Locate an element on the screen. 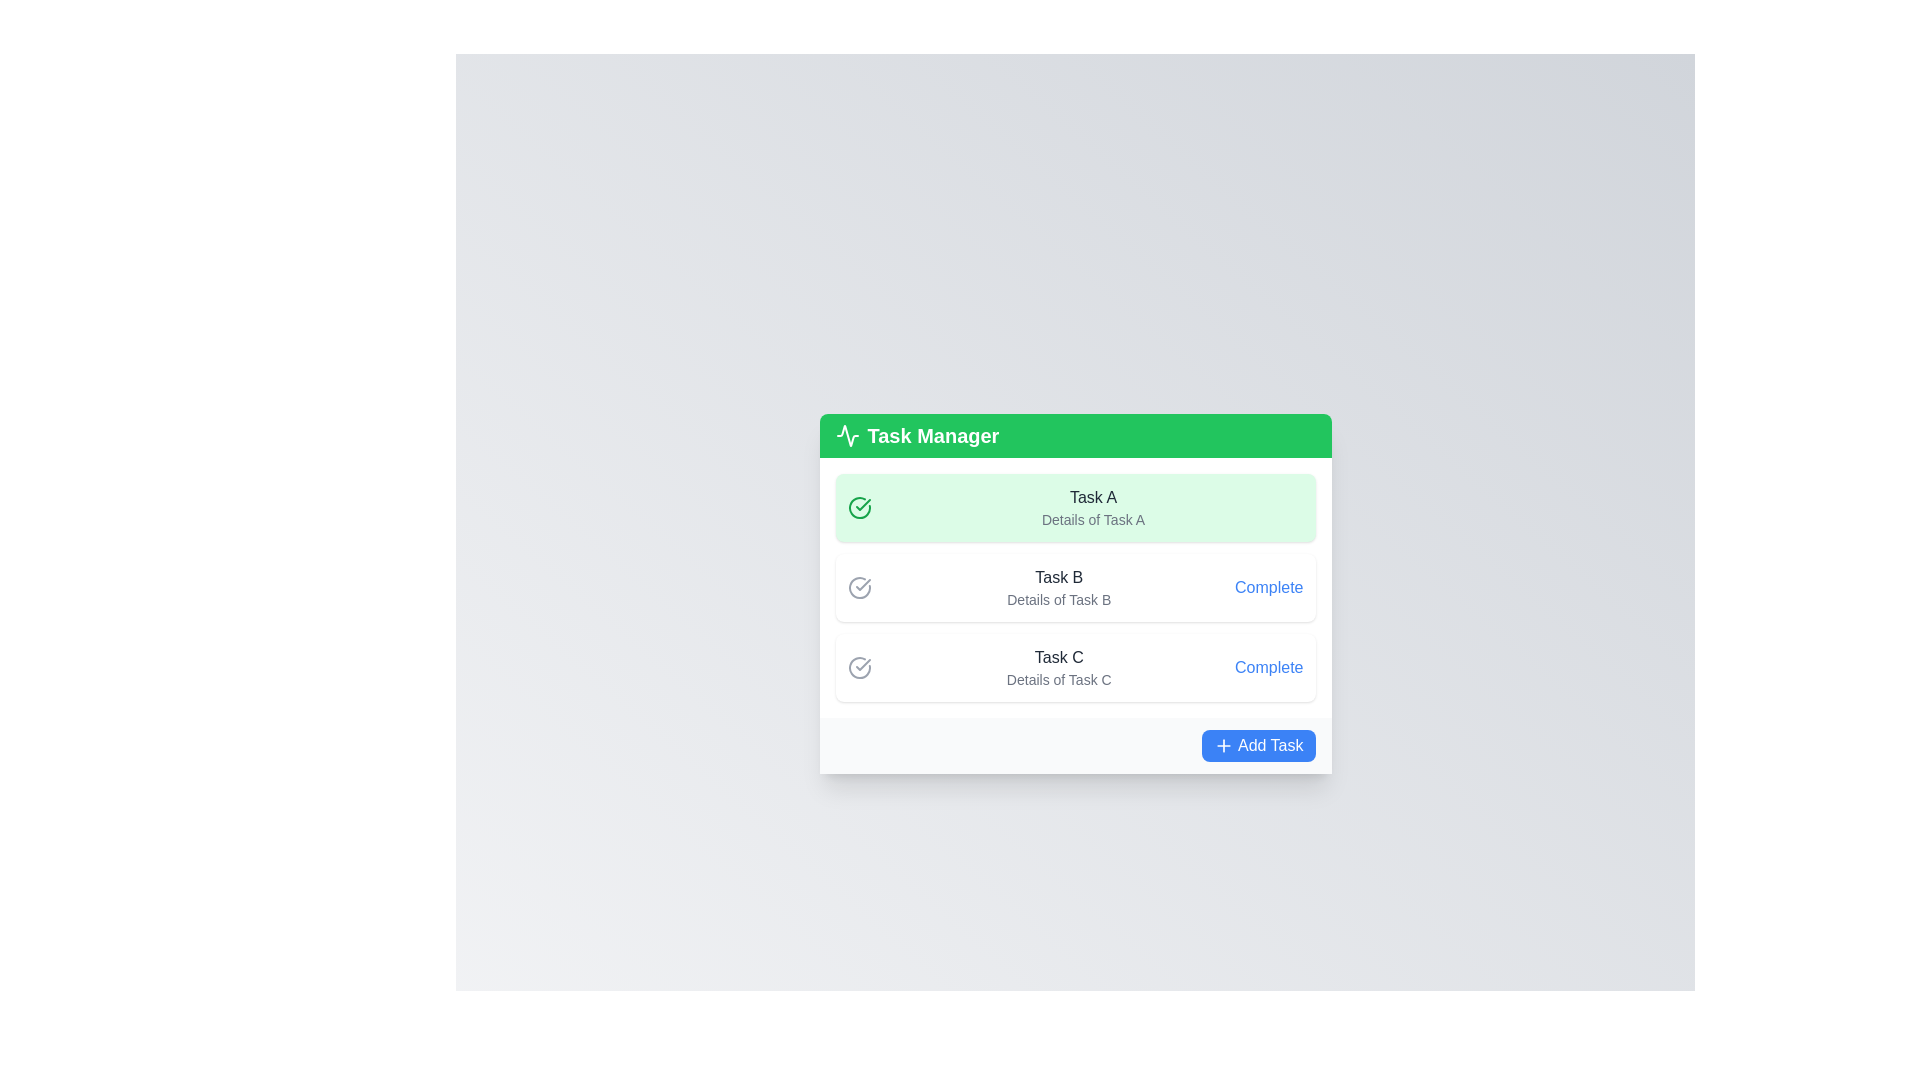 Image resolution: width=1920 pixels, height=1080 pixels. the clickable text that marks 'Task B' as complete to change its color is located at coordinates (1268, 586).